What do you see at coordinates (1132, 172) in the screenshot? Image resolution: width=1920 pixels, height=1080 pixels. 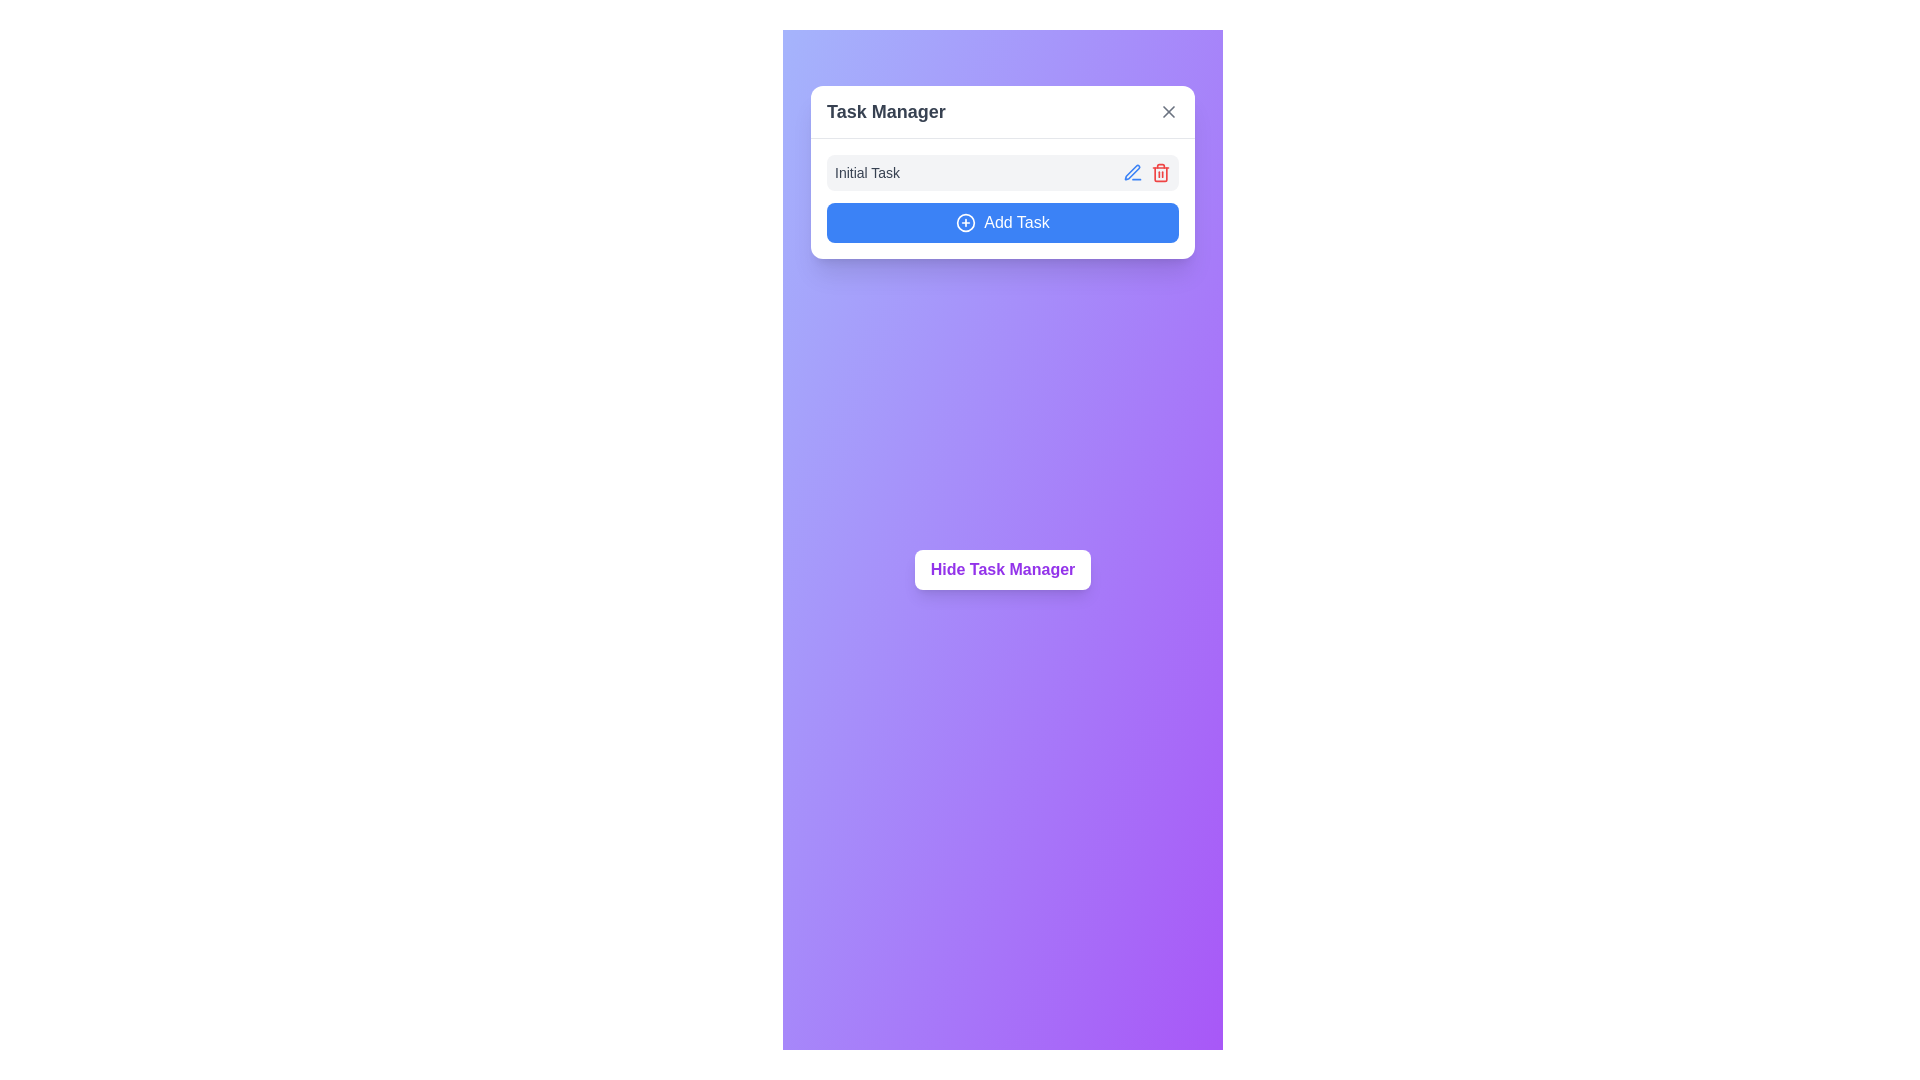 I see `the edit icon, styled to resemble a pen, located to the right of the text field for 'Initial Task' and to the left of the trash icon` at bounding box center [1132, 172].